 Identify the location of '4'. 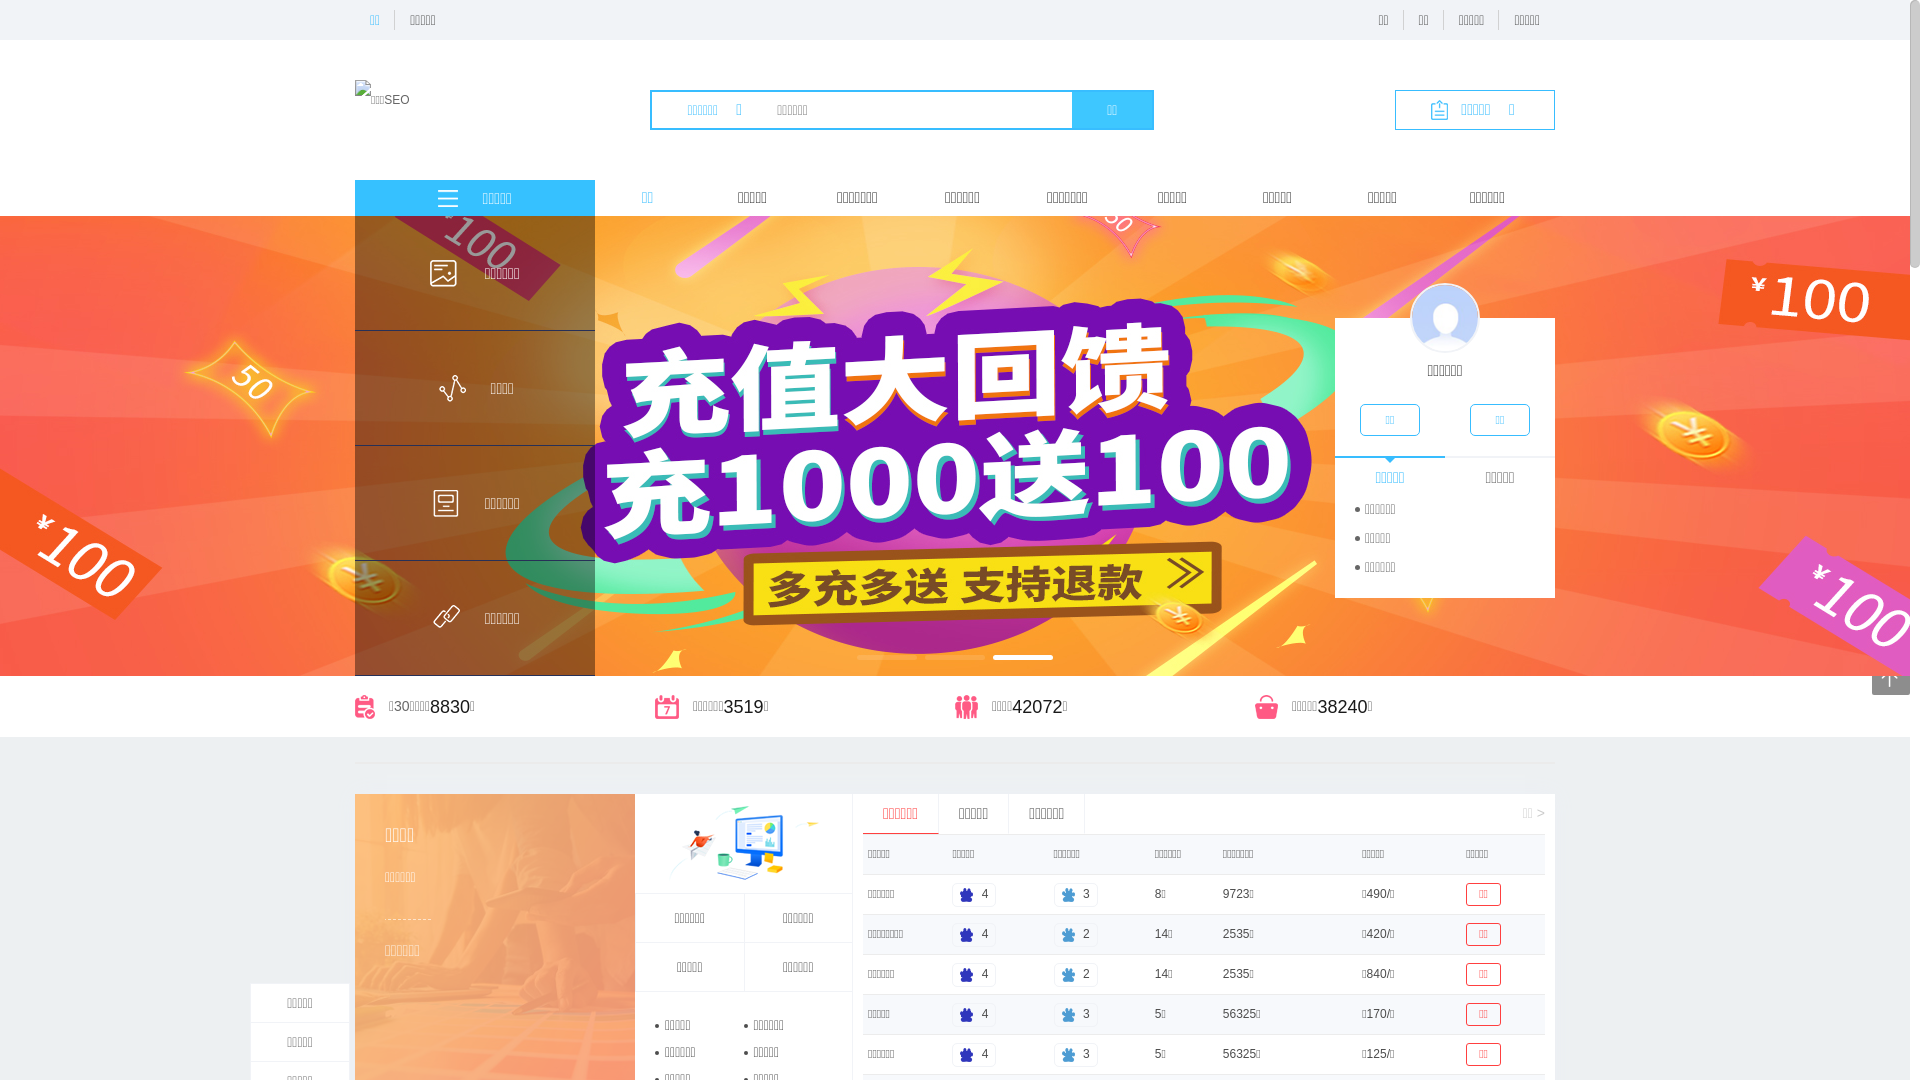
(974, 973).